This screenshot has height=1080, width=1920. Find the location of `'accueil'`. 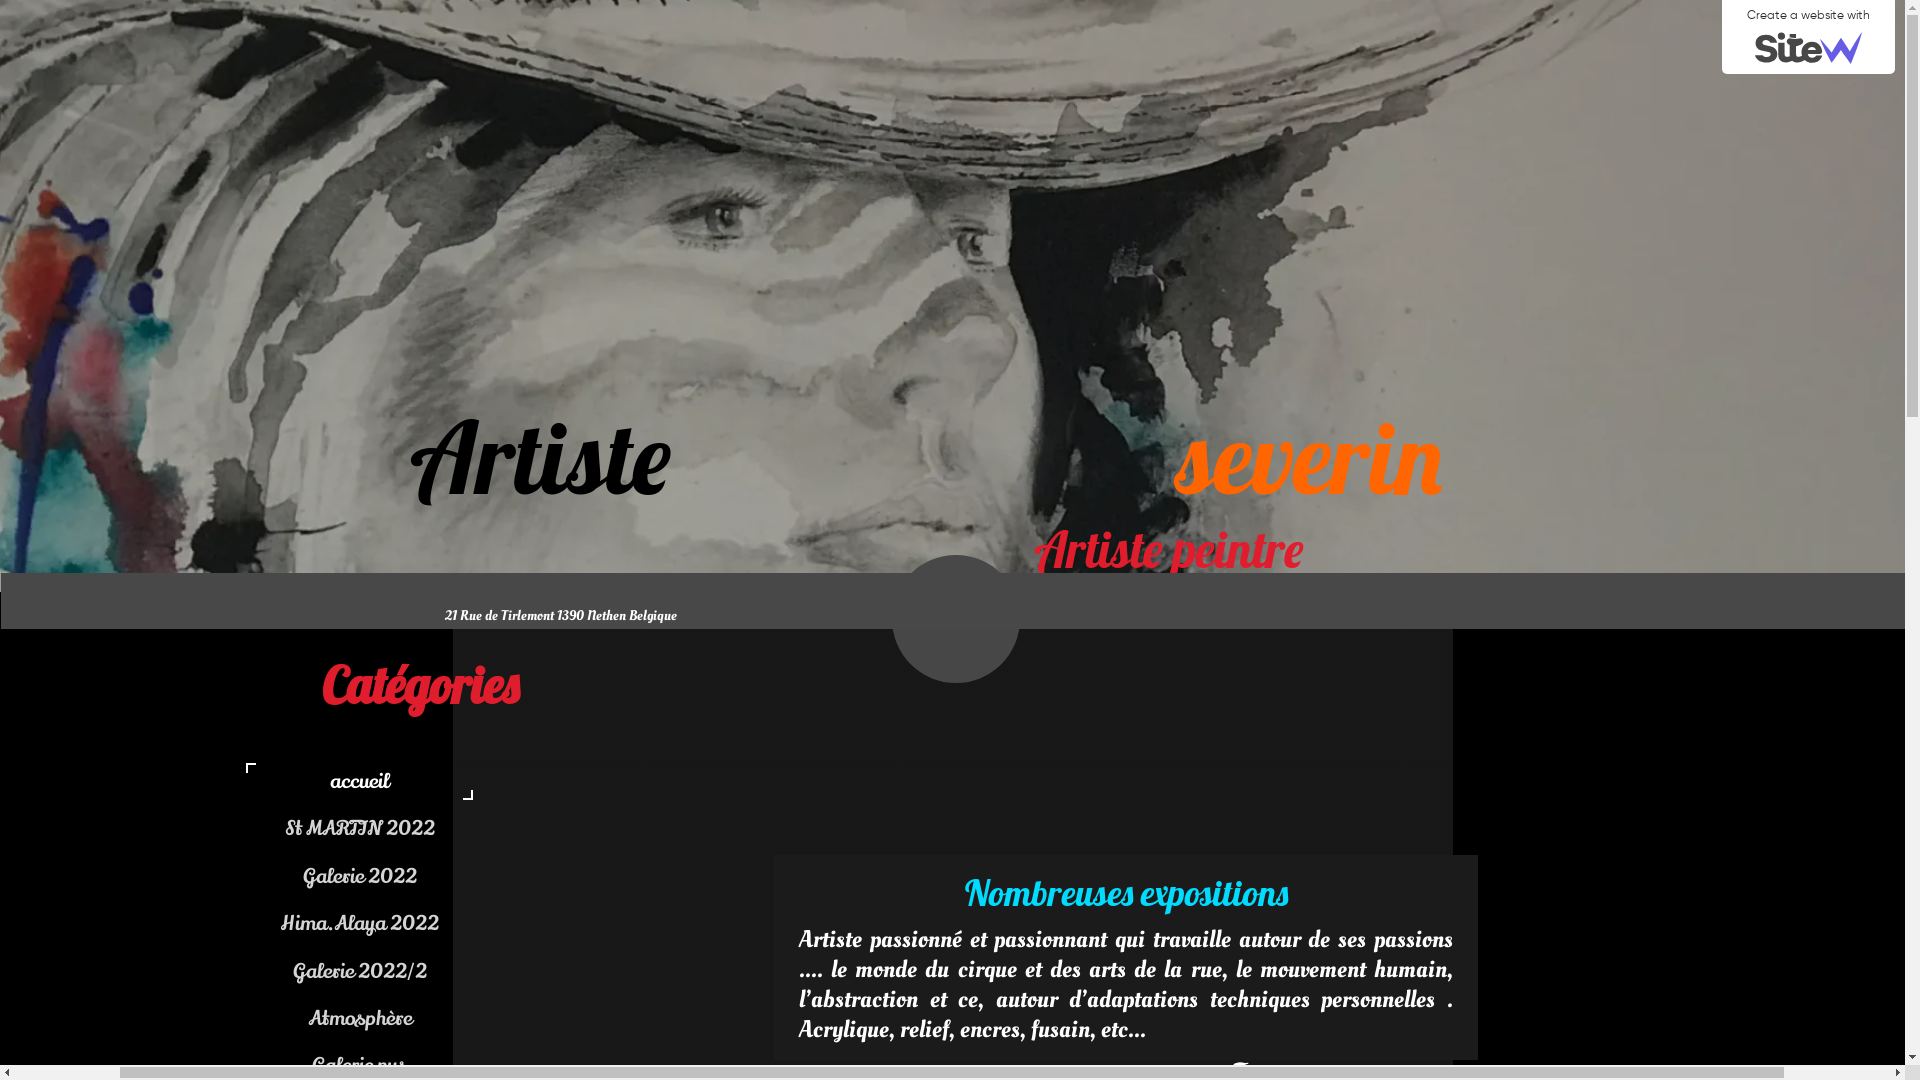

'accueil' is located at coordinates (365, 780).